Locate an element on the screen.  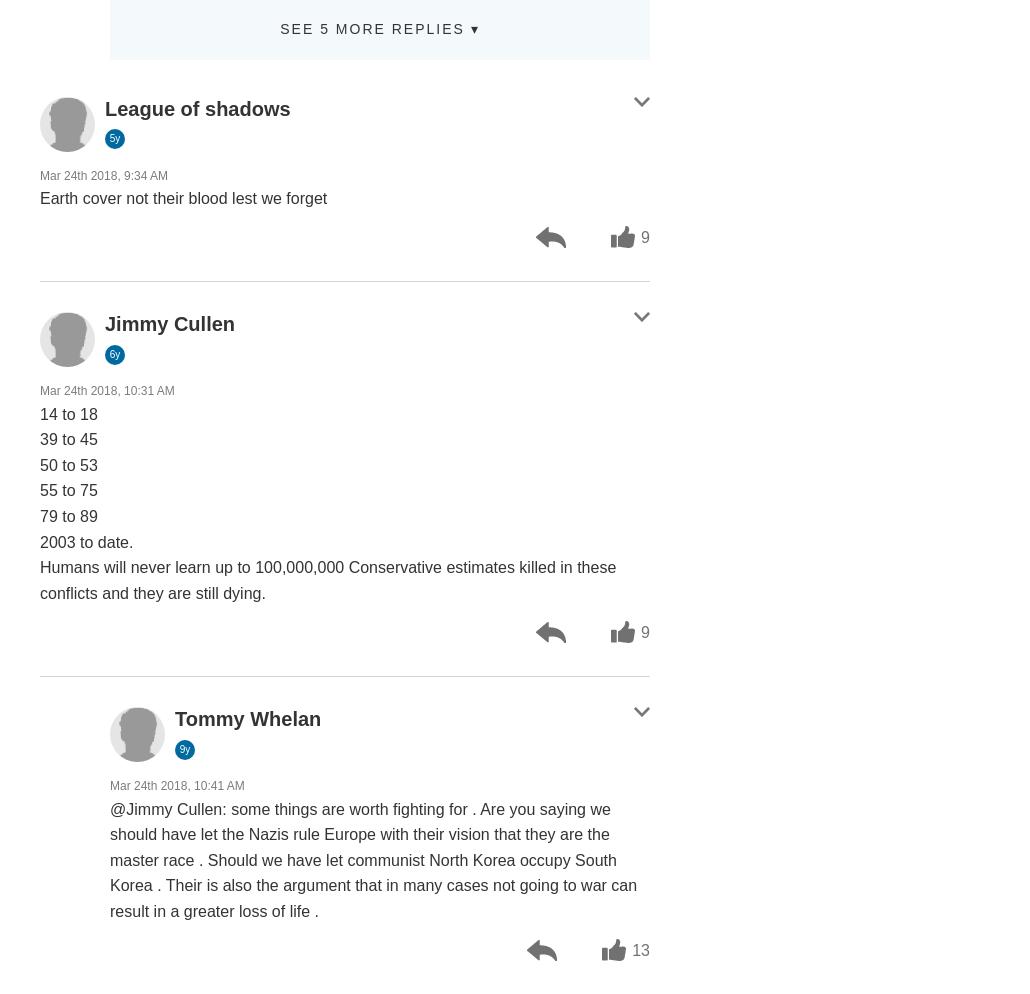
'13' is located at coordinates (639, 950).